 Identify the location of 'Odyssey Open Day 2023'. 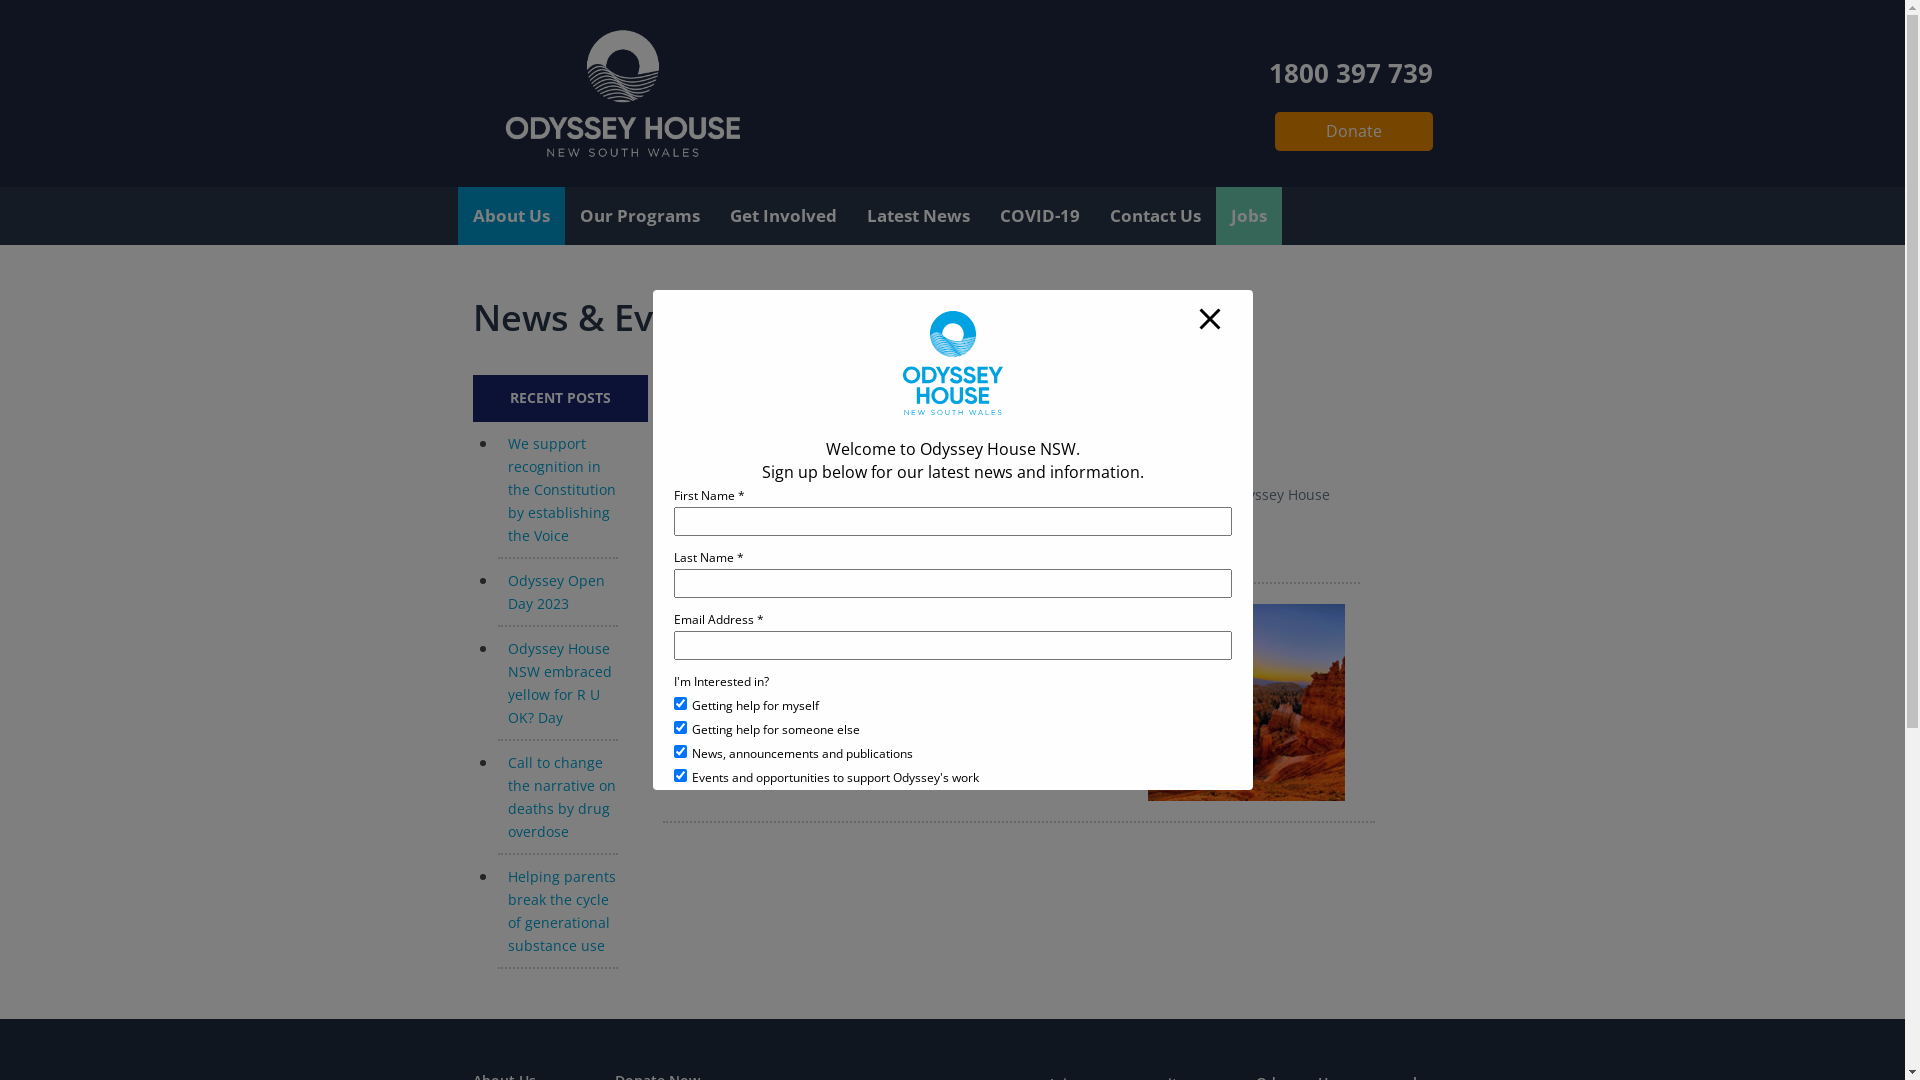
(508, 590).